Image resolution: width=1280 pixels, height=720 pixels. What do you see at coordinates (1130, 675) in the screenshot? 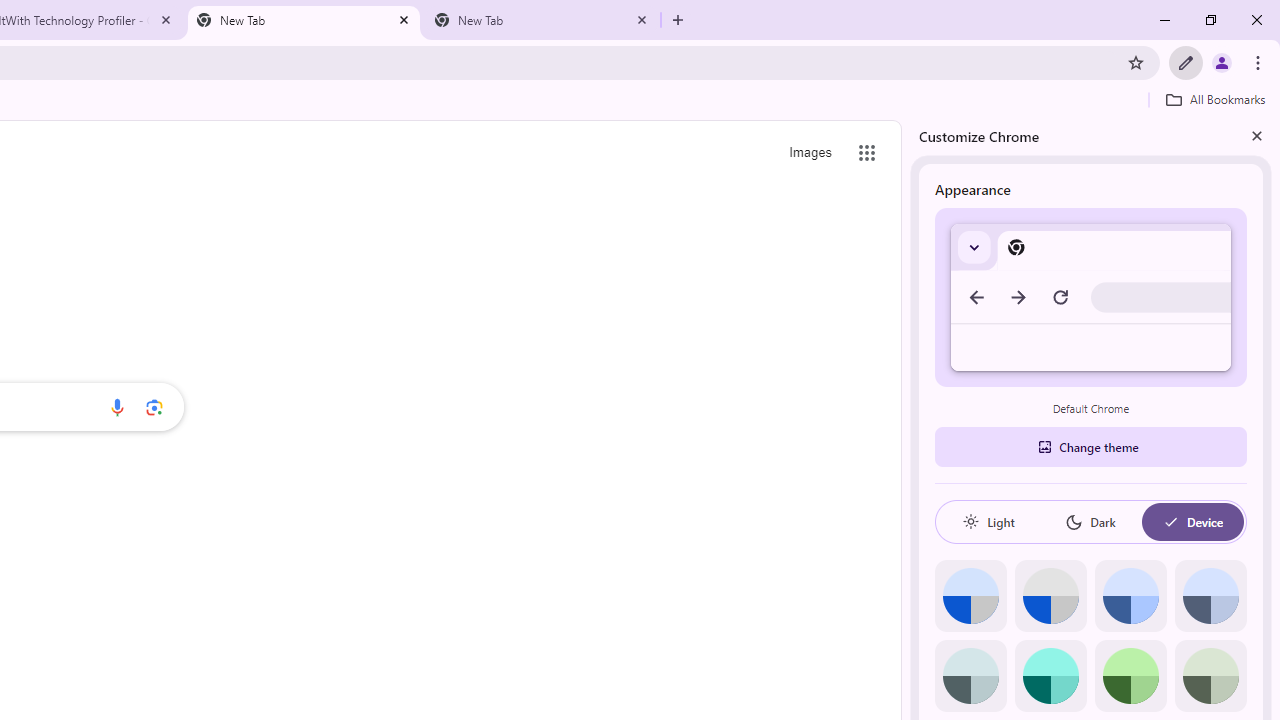
I see `'Green'` at bounding box center [1130, 675].